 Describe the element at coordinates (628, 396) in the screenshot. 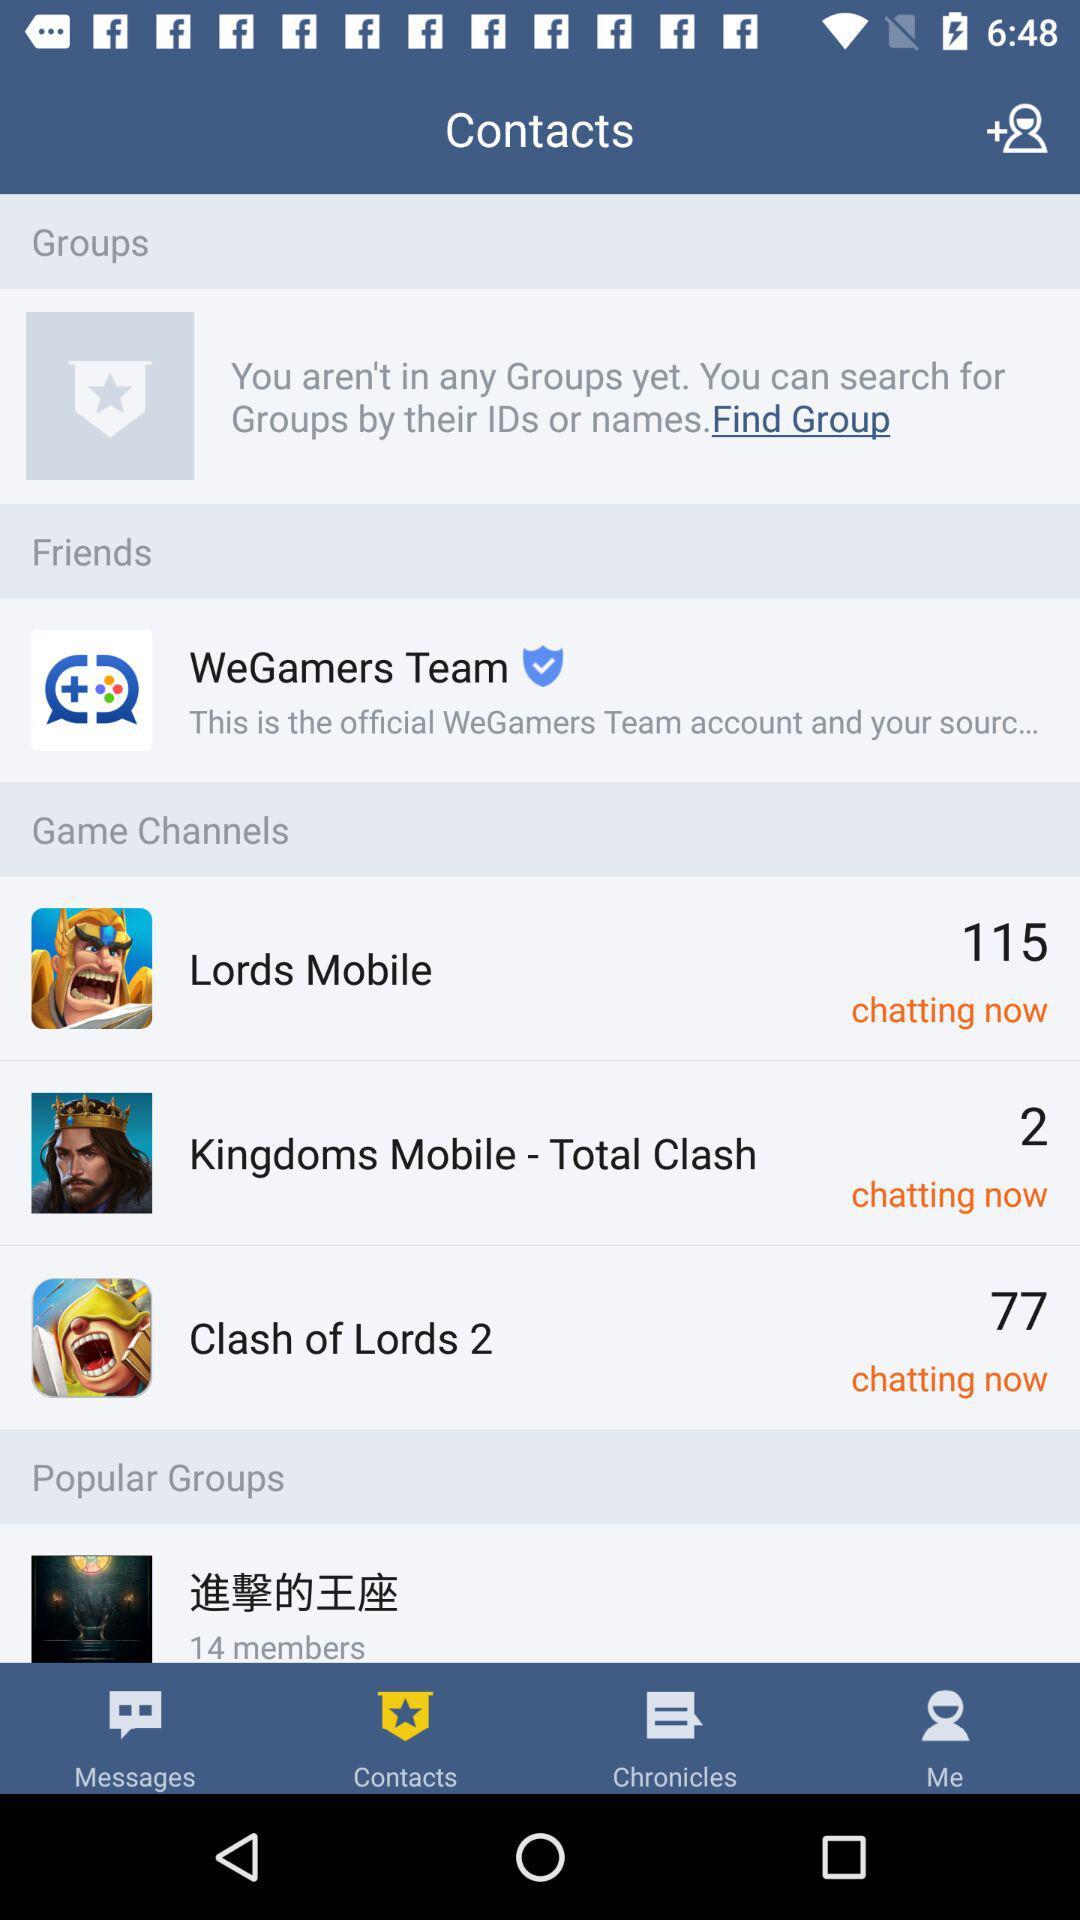

I see `you aren t app` at that location.